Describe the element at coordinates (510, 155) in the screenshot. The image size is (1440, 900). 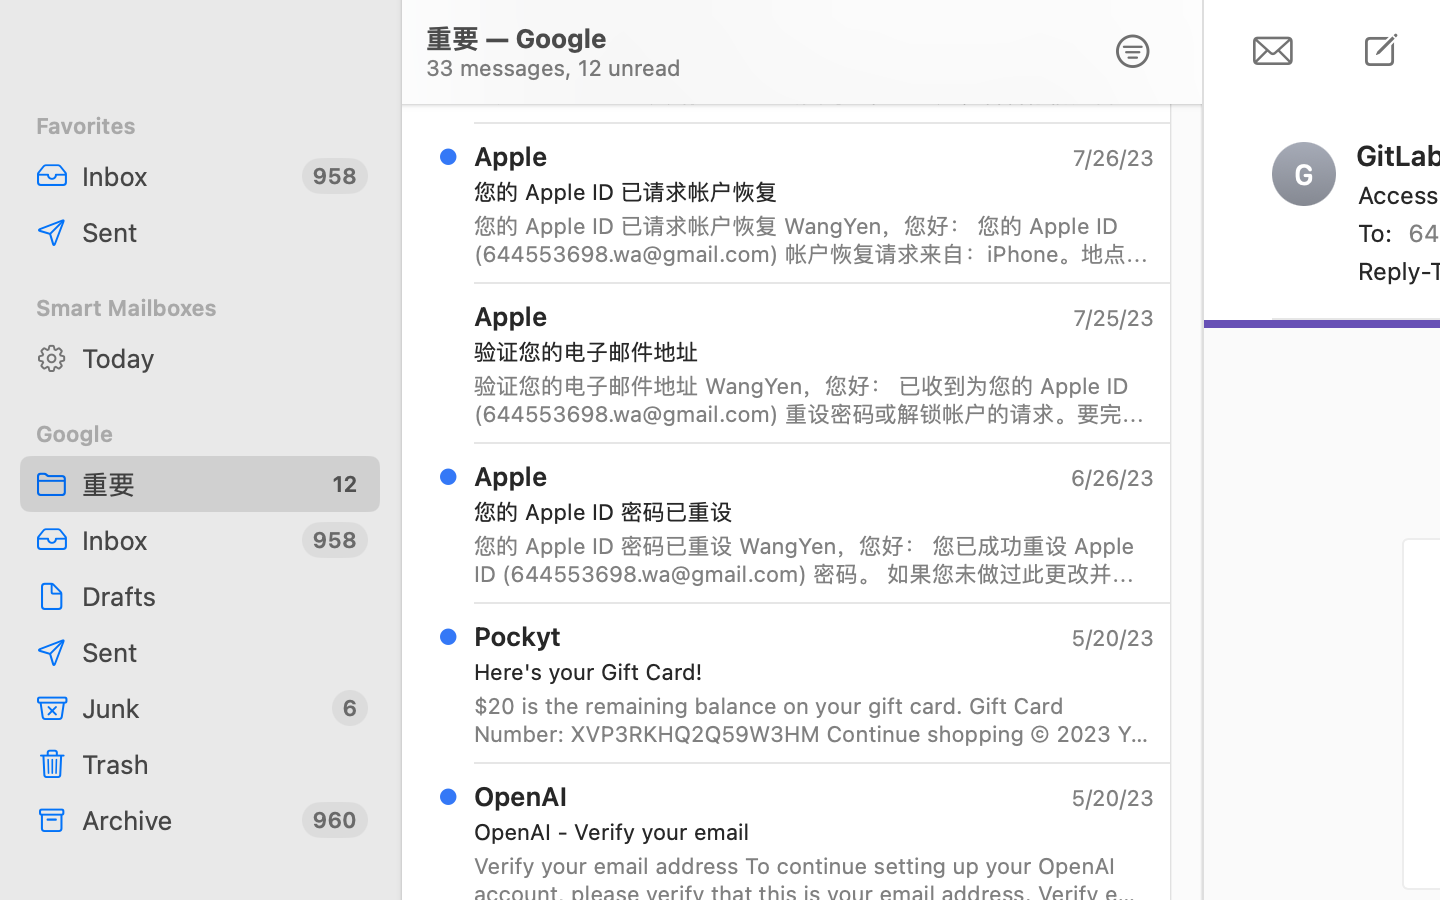
I see `'Apple'` at that location.